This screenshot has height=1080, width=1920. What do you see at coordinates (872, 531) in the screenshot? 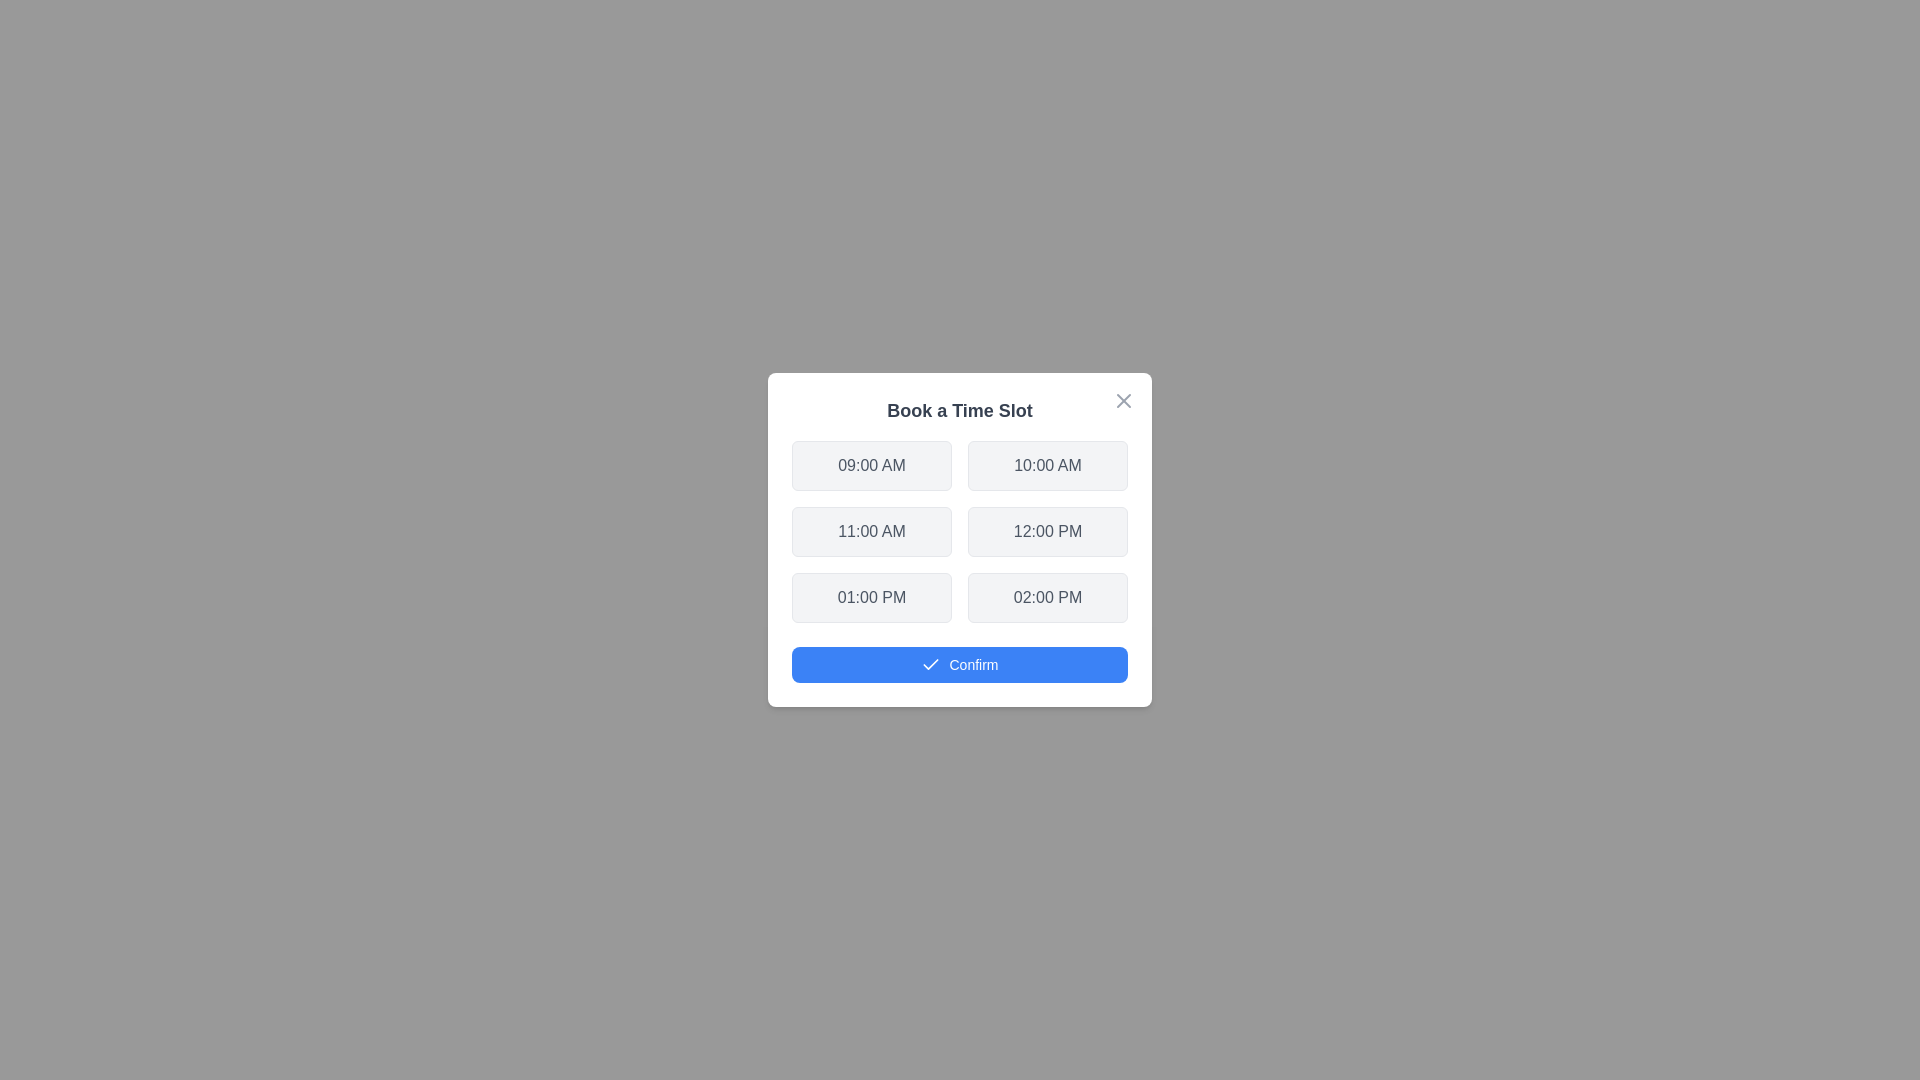
I see `the time slot 11:00 AM by clicking on its button` at bounding box center [872, 531].